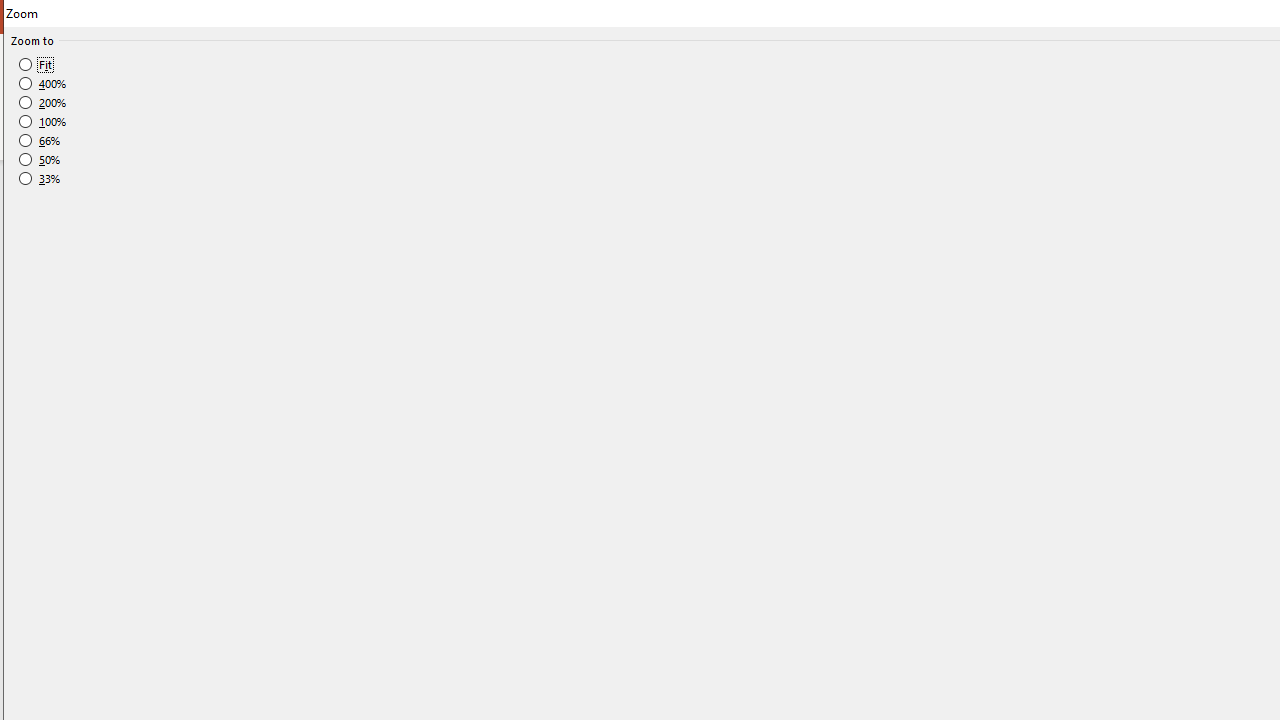 Image resolution: width=1280 pixels, height=720 pixels. I want to click on 'Fit', so click(36, 63).